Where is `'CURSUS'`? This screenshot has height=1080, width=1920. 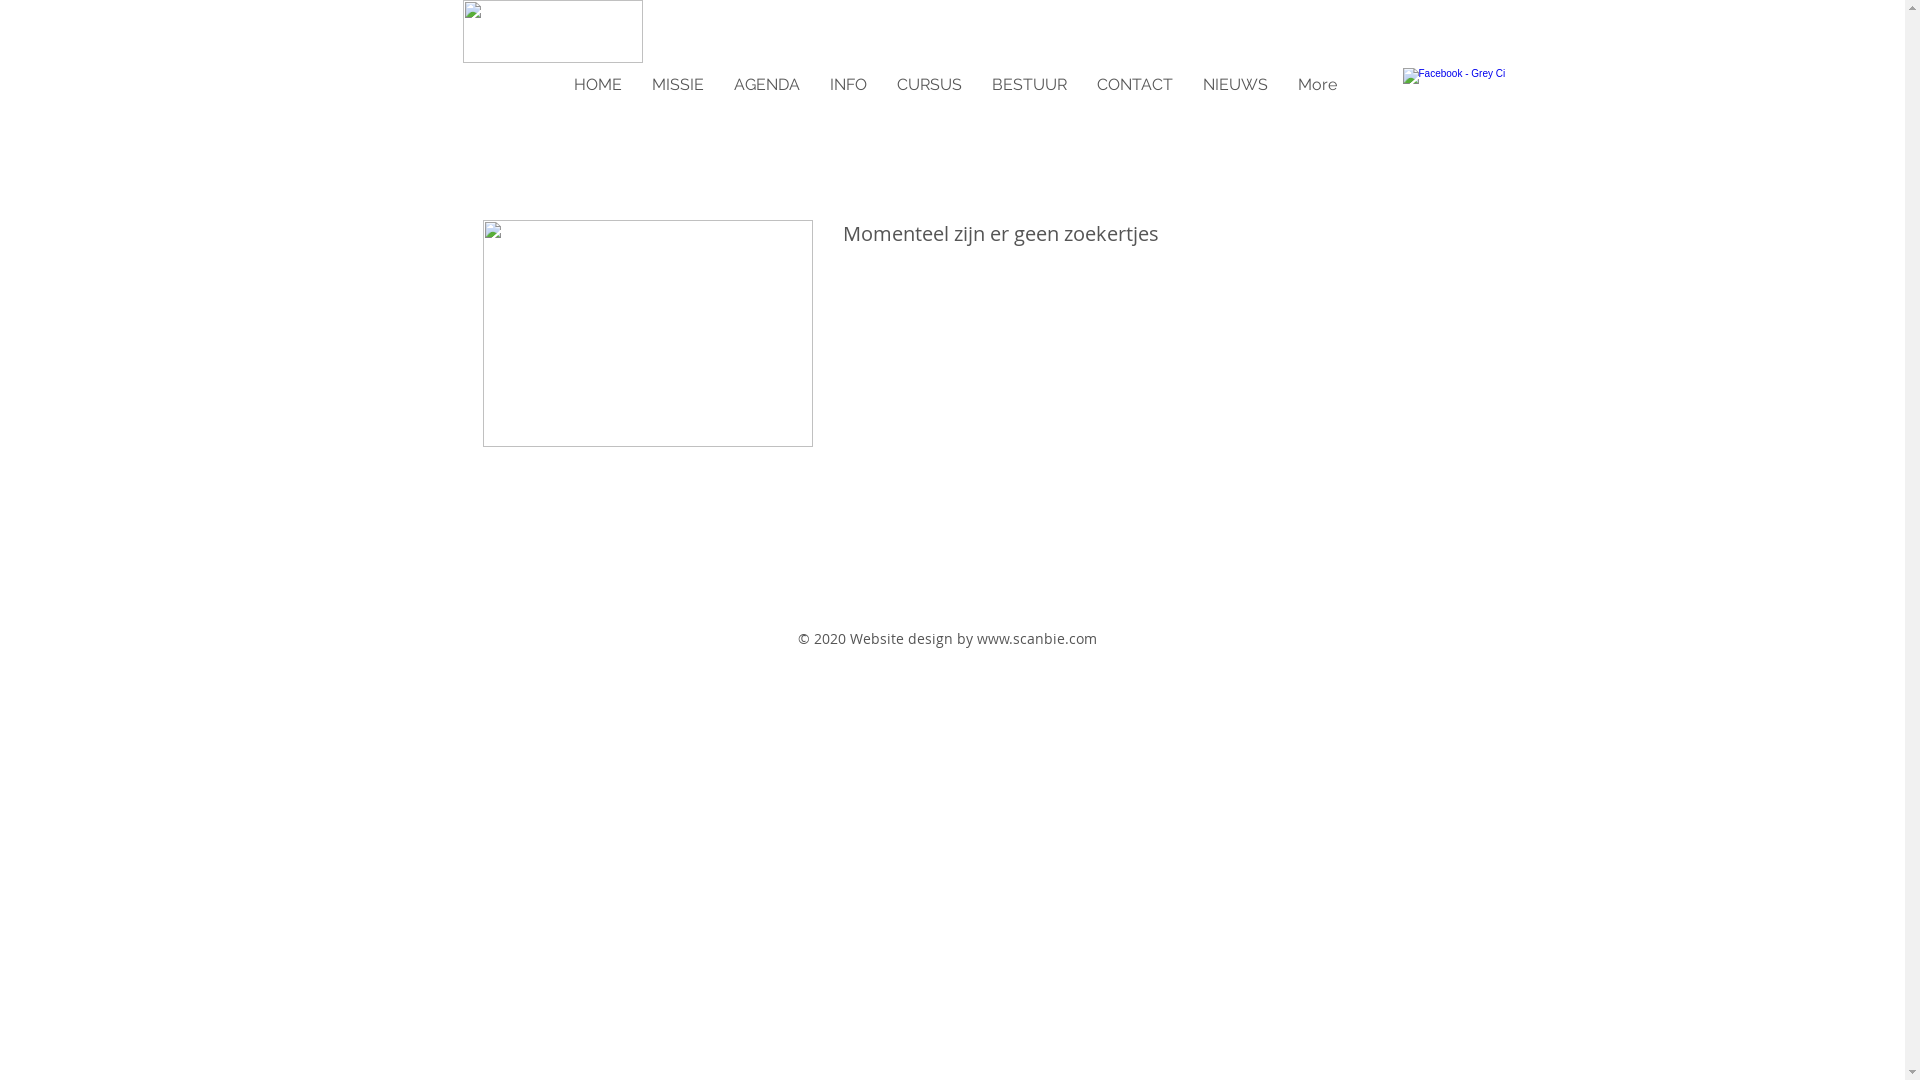
'CURSUS' is located at coordinates (881, 83).